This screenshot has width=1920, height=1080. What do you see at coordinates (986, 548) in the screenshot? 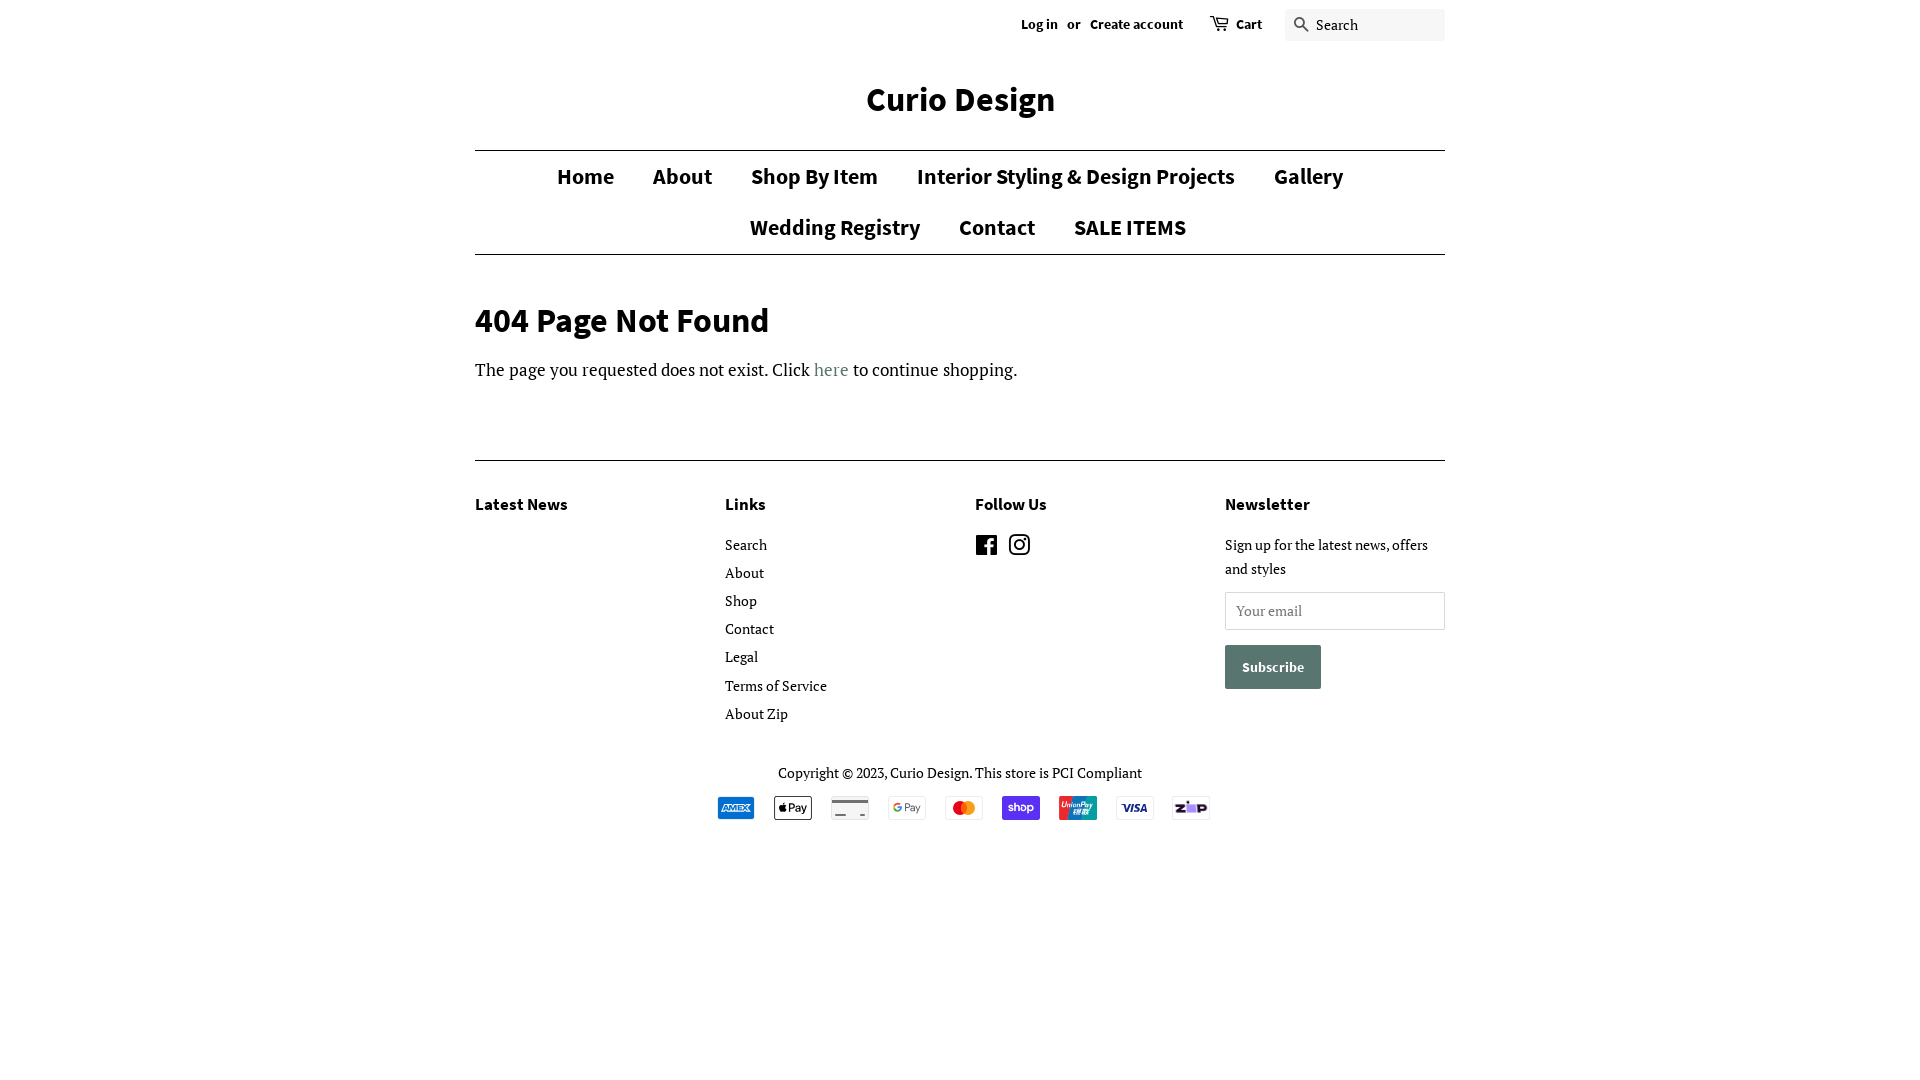
I see `'Facebook'` at bounding box center [986, 548].